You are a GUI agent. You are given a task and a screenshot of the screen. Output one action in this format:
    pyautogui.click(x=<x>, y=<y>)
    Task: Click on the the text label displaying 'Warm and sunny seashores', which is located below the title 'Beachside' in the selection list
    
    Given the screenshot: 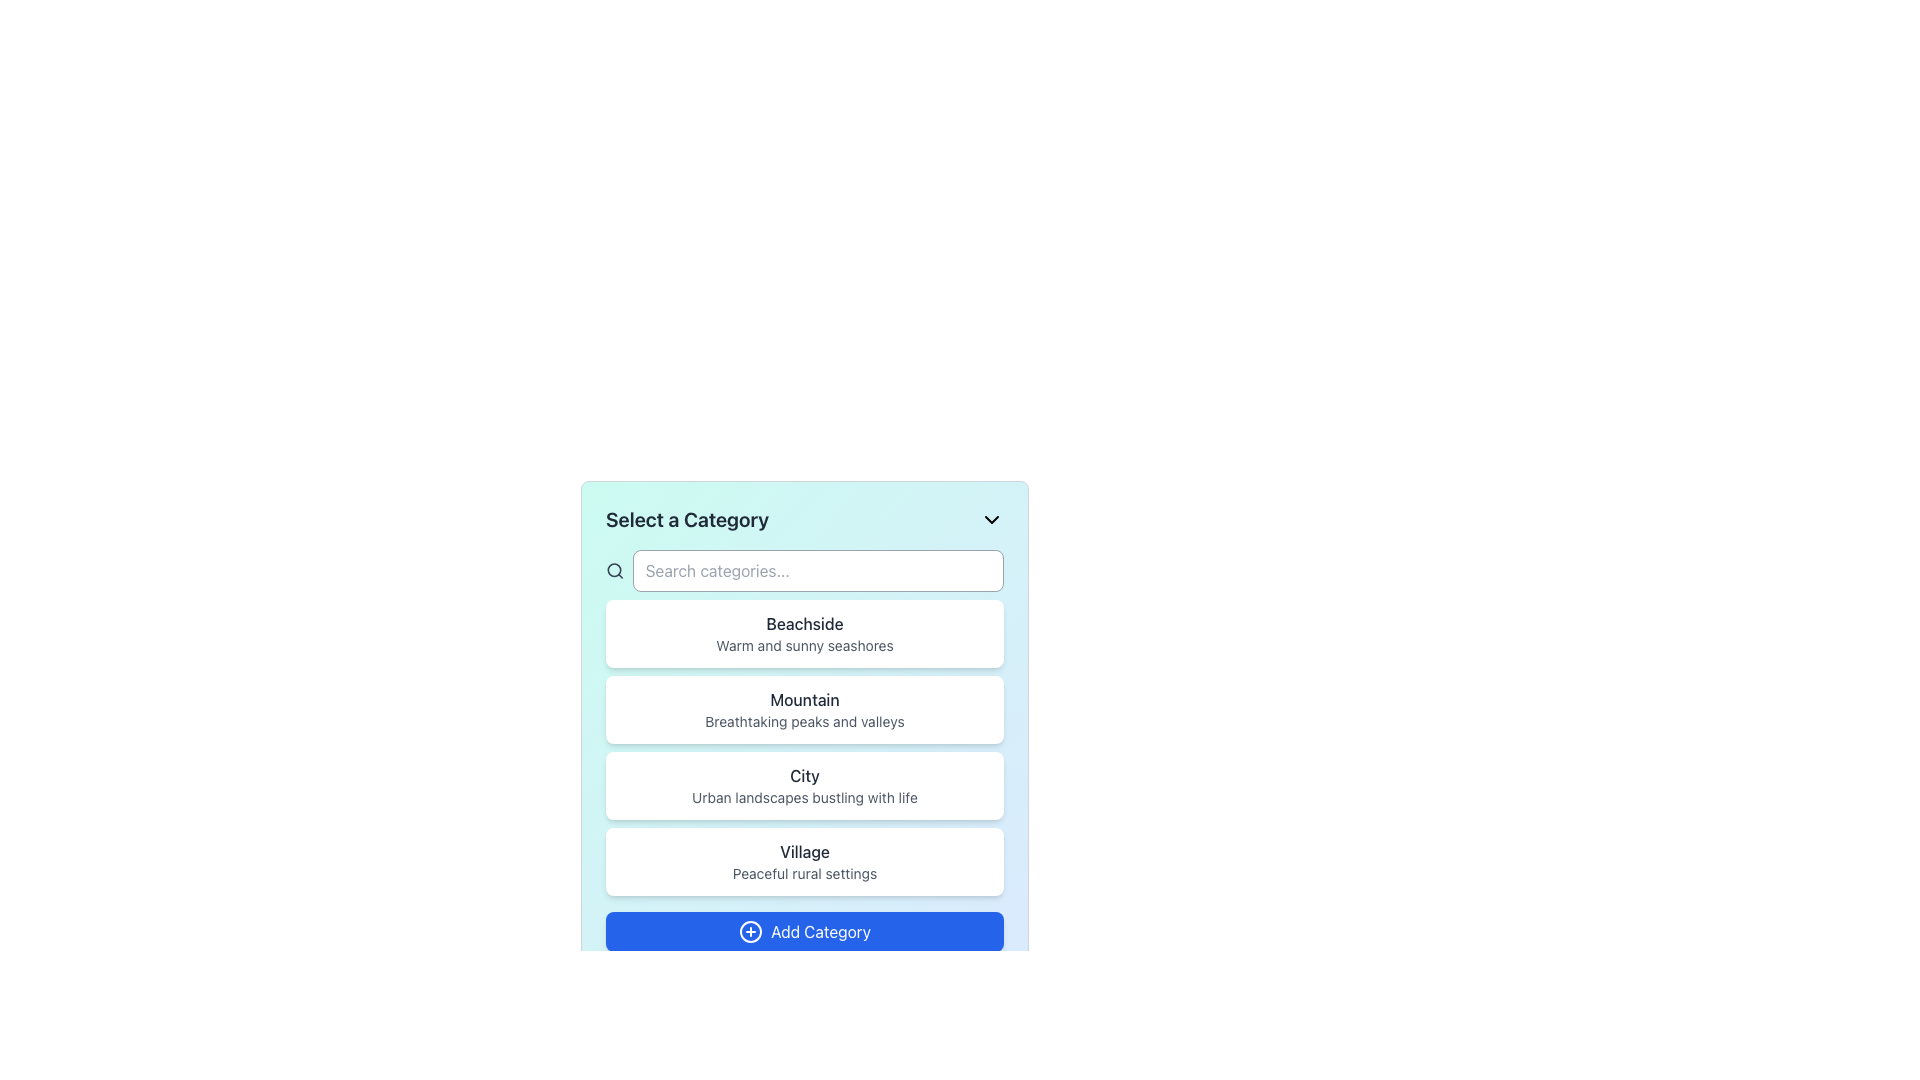 What is the action you would take?
    pyautogui.click(x=805, y=645)
    